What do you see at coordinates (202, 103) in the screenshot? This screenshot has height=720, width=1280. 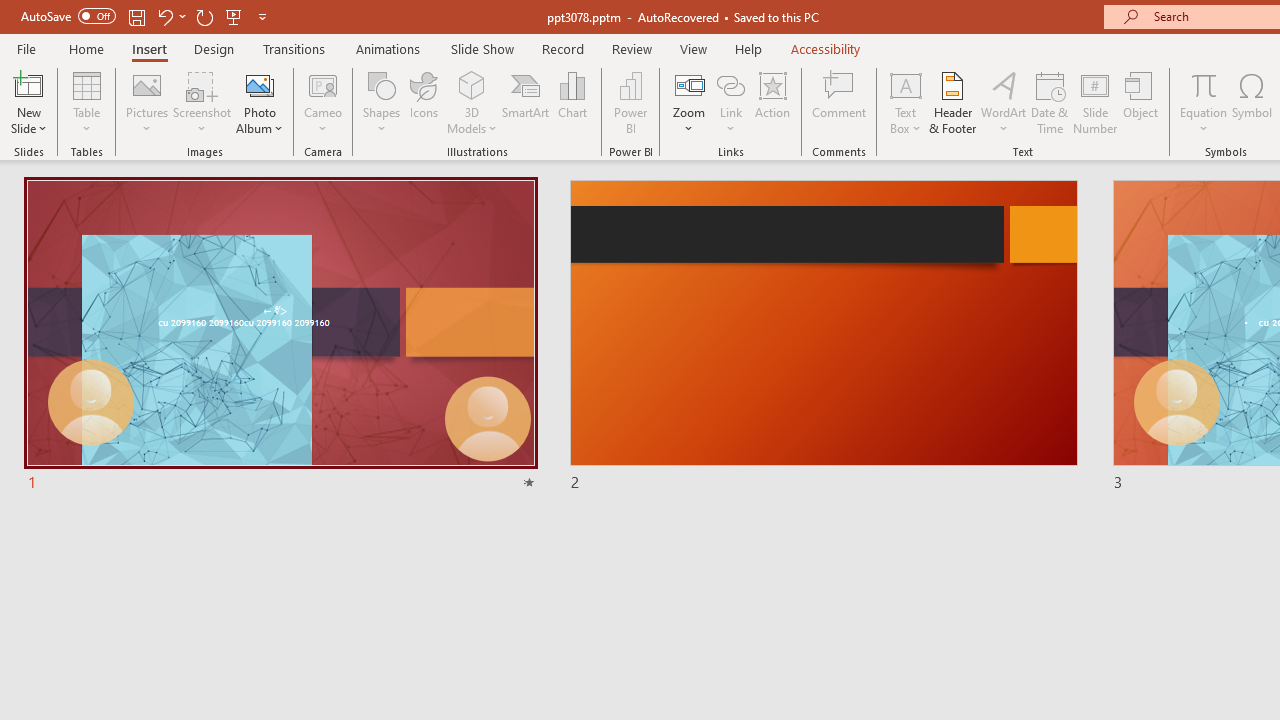 I see `'Screenshot'` at bounding box center [202, 103].